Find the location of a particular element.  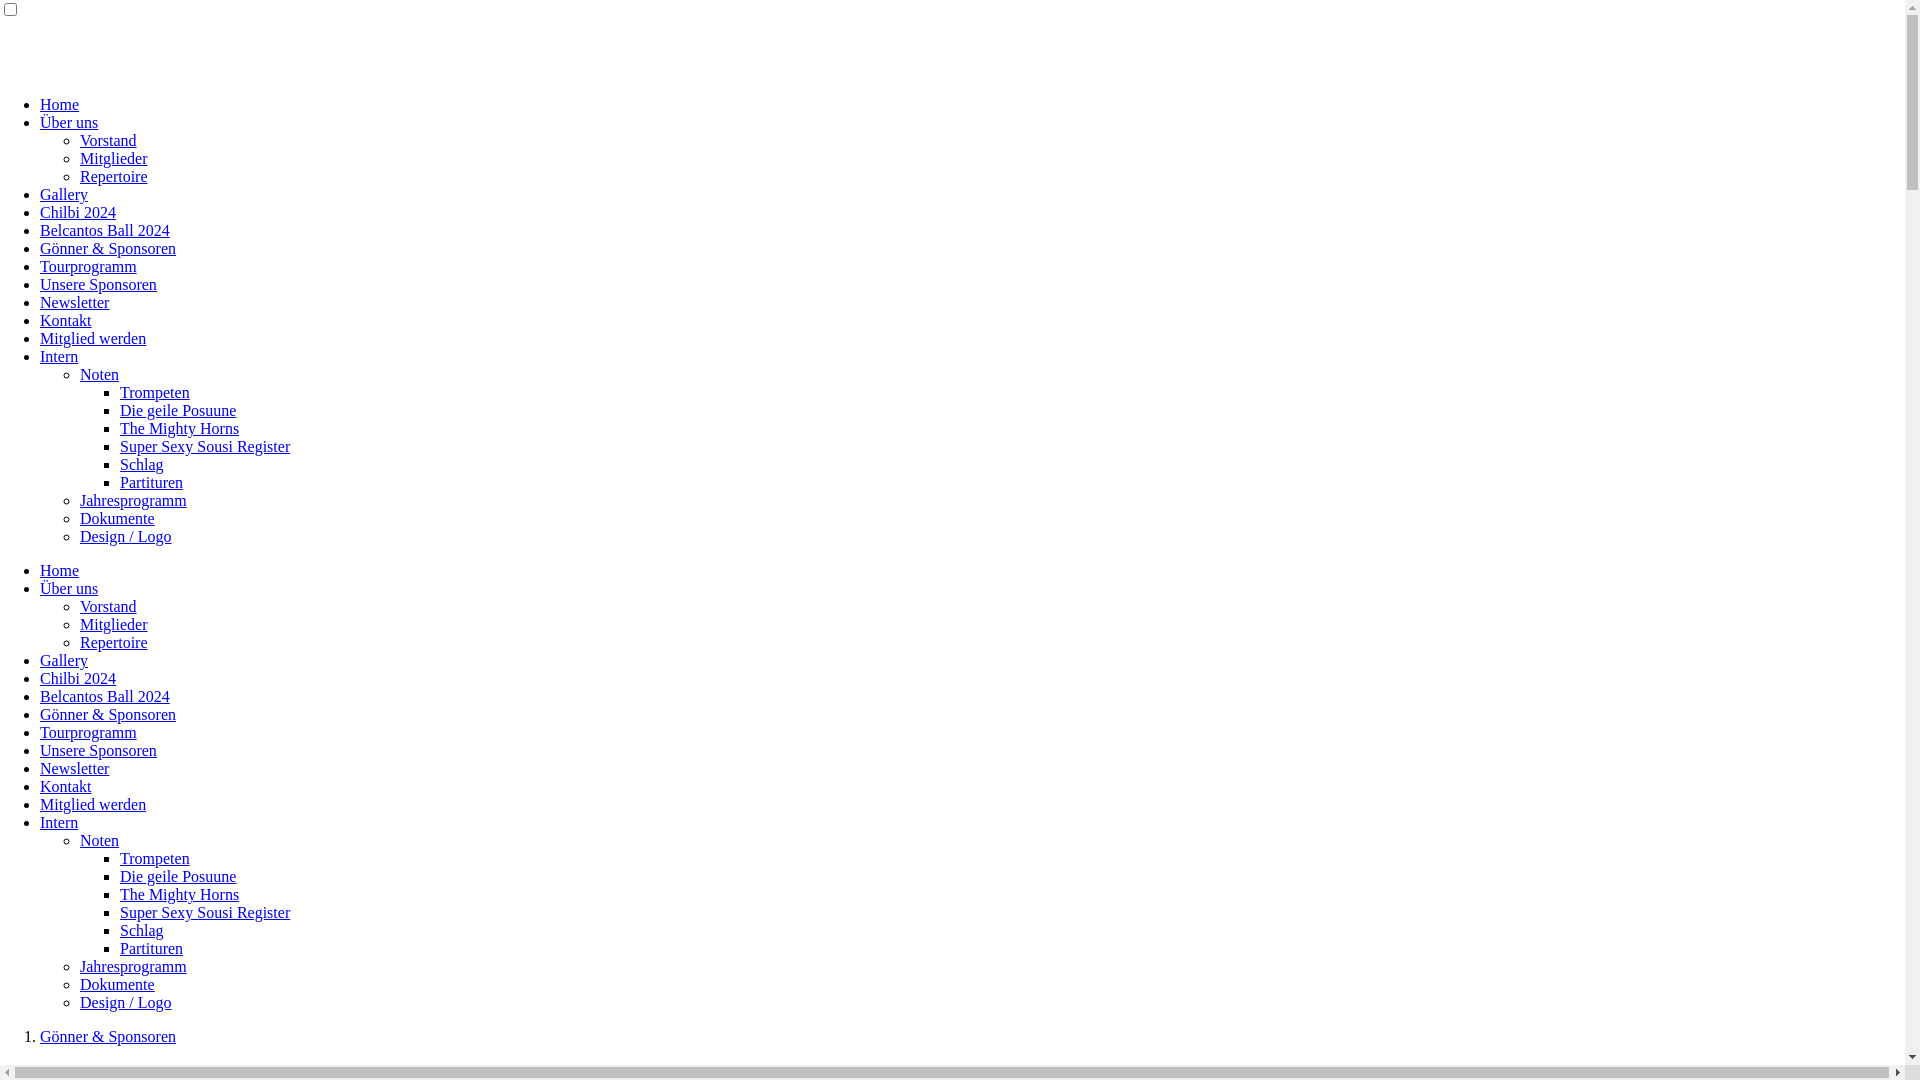

'Die geile Posuune' is located at coordinates (177, 409).